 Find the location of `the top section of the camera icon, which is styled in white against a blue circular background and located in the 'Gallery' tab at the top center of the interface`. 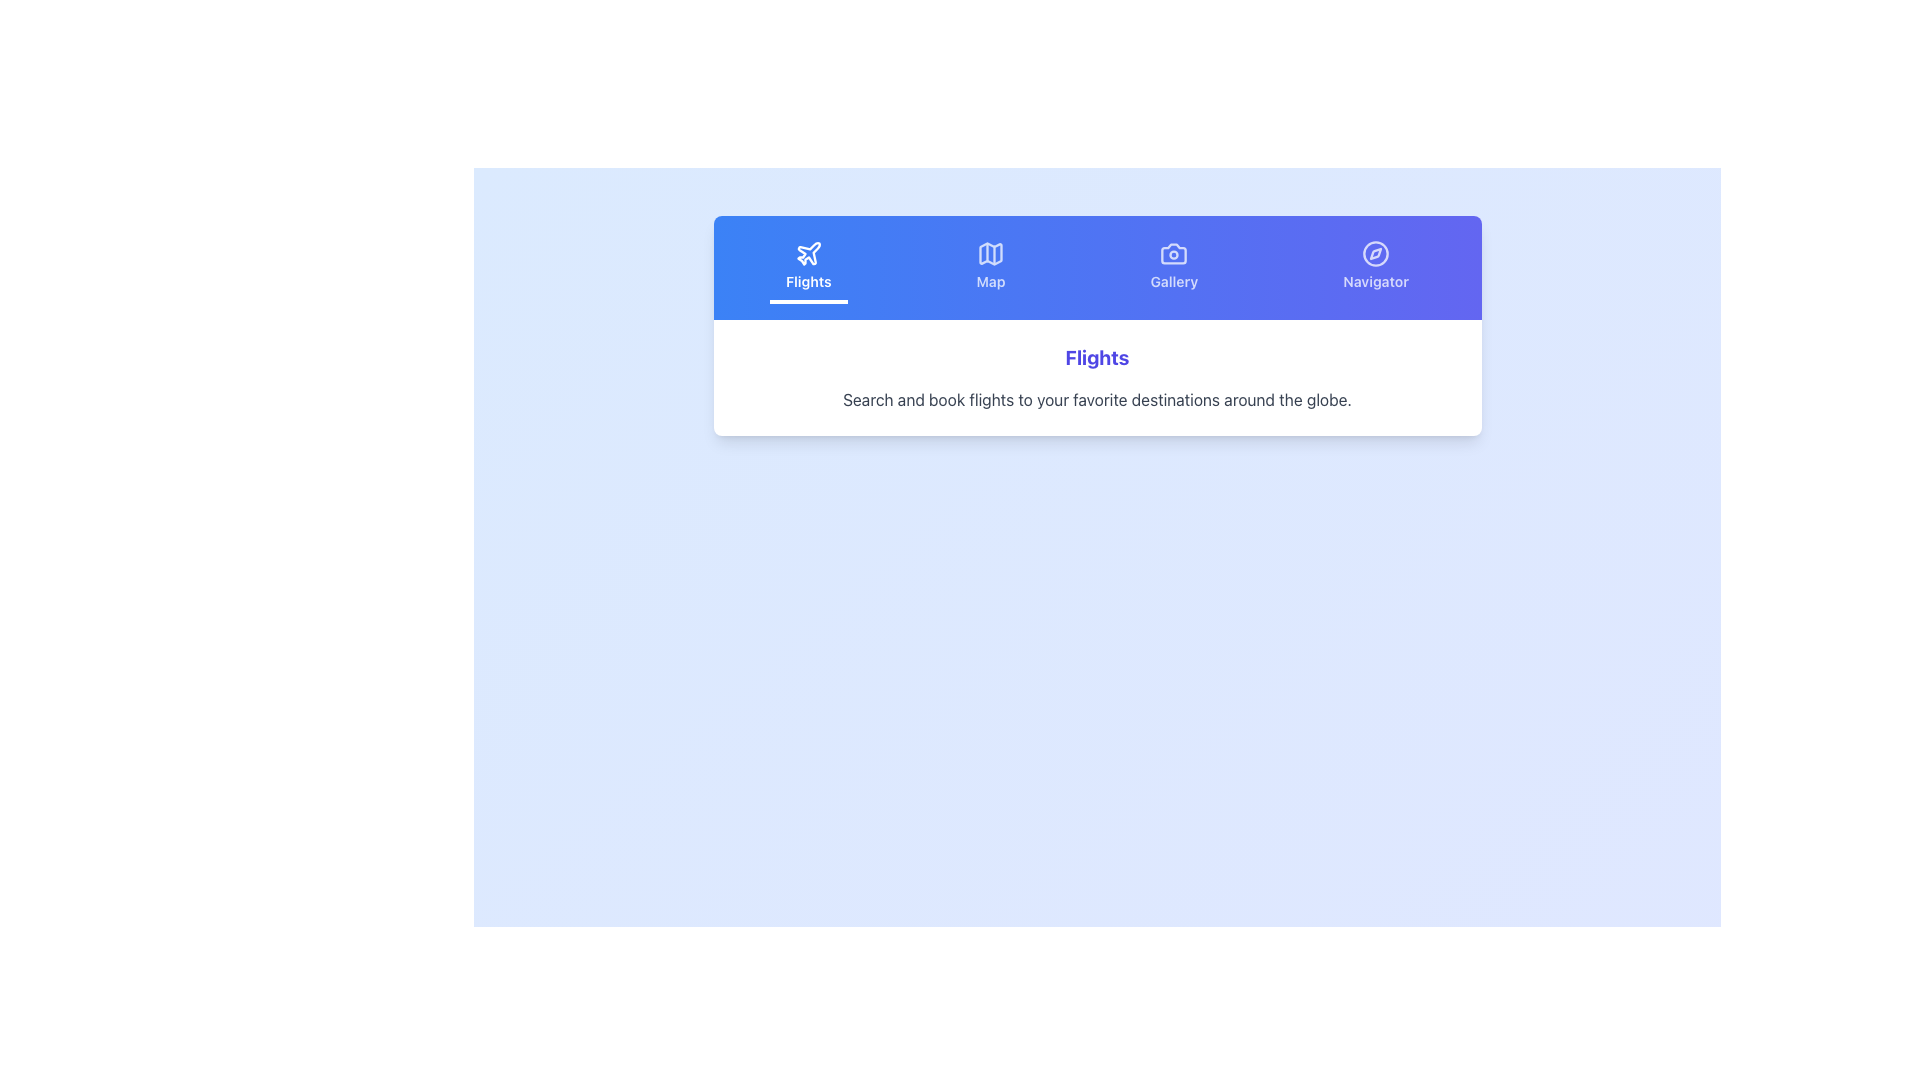

the top section of the camera icon, which is styled in white against a blue circular background and located in the 'Gallery' tab at the top center of the interface is located at coordinates (1174, 253).